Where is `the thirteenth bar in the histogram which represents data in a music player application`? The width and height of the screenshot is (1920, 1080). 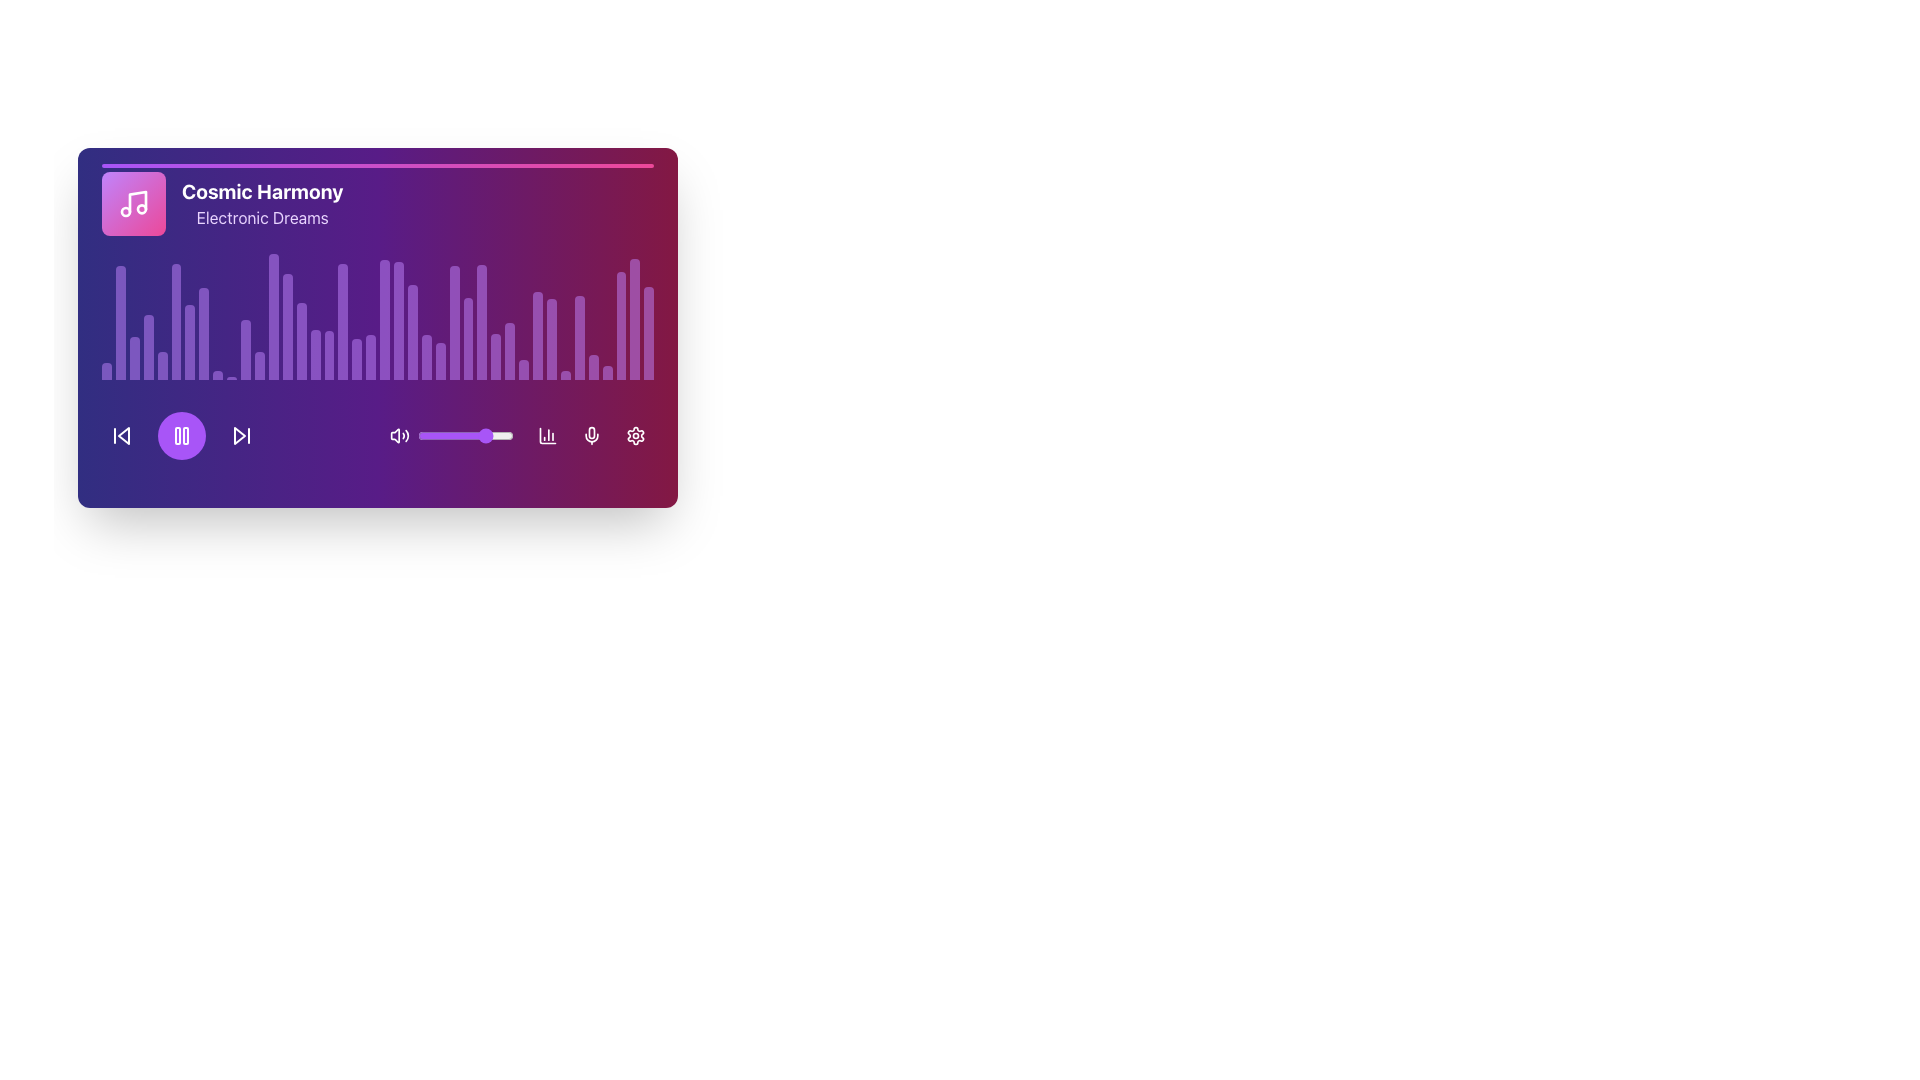 the thirteenth bar in the histogram which represents data in a music player application is located at coordinates (272, 316).